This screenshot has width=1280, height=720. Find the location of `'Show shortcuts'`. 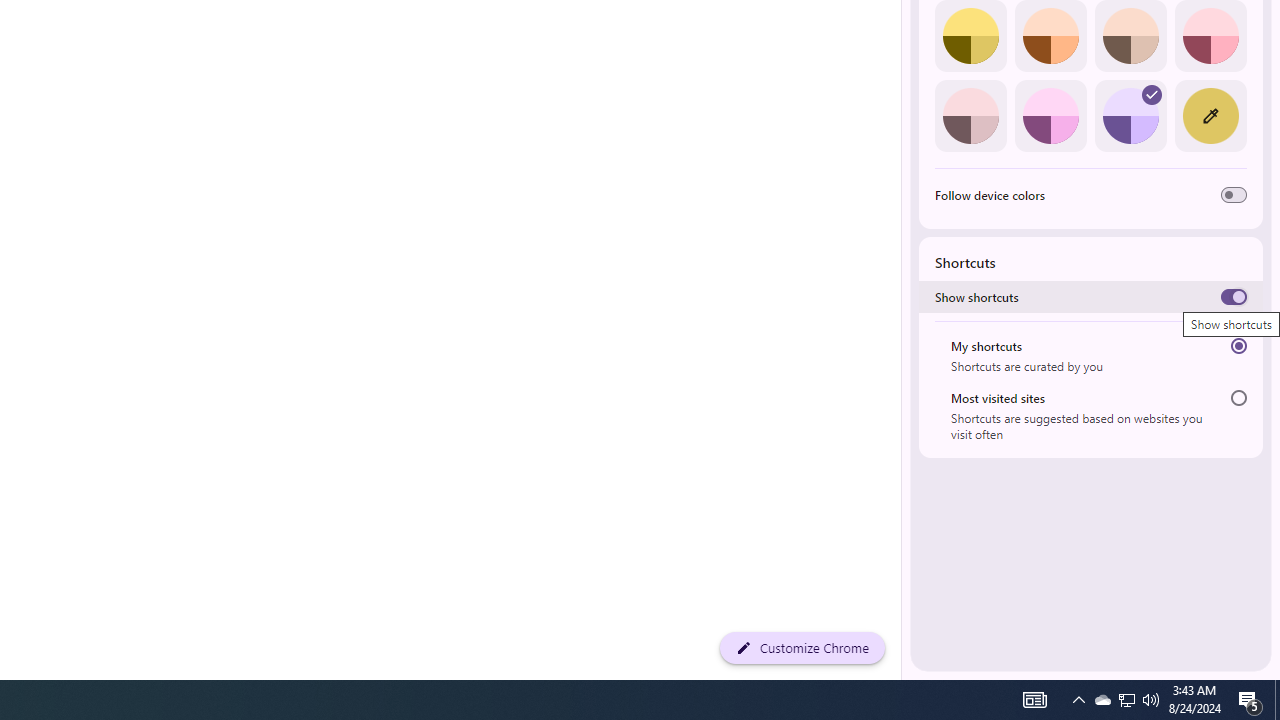

'Show shortcuts' is located at coordinates (1232, 297).